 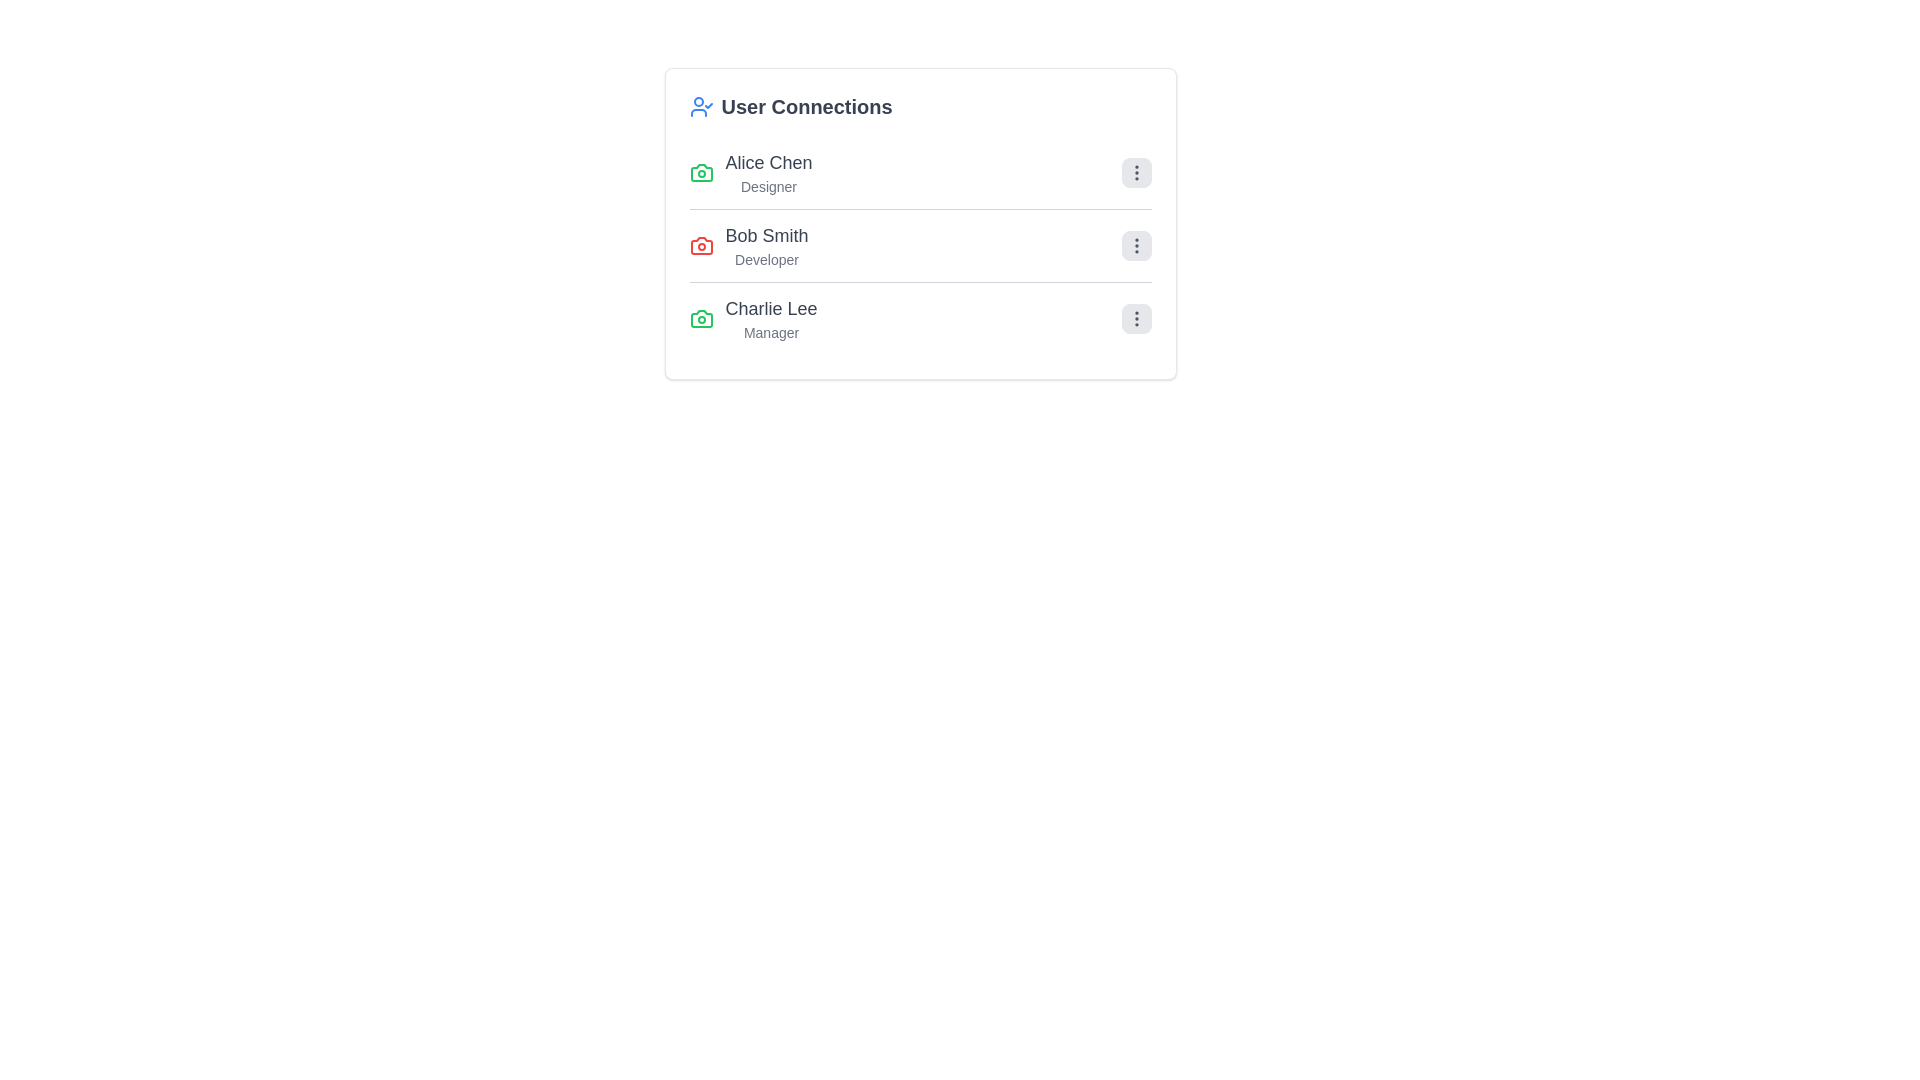 I want to click on the text label displaying 'Designer' in a small gray font, located below 'Alice Chen' in the user profile details, so click(x=767, y=186).